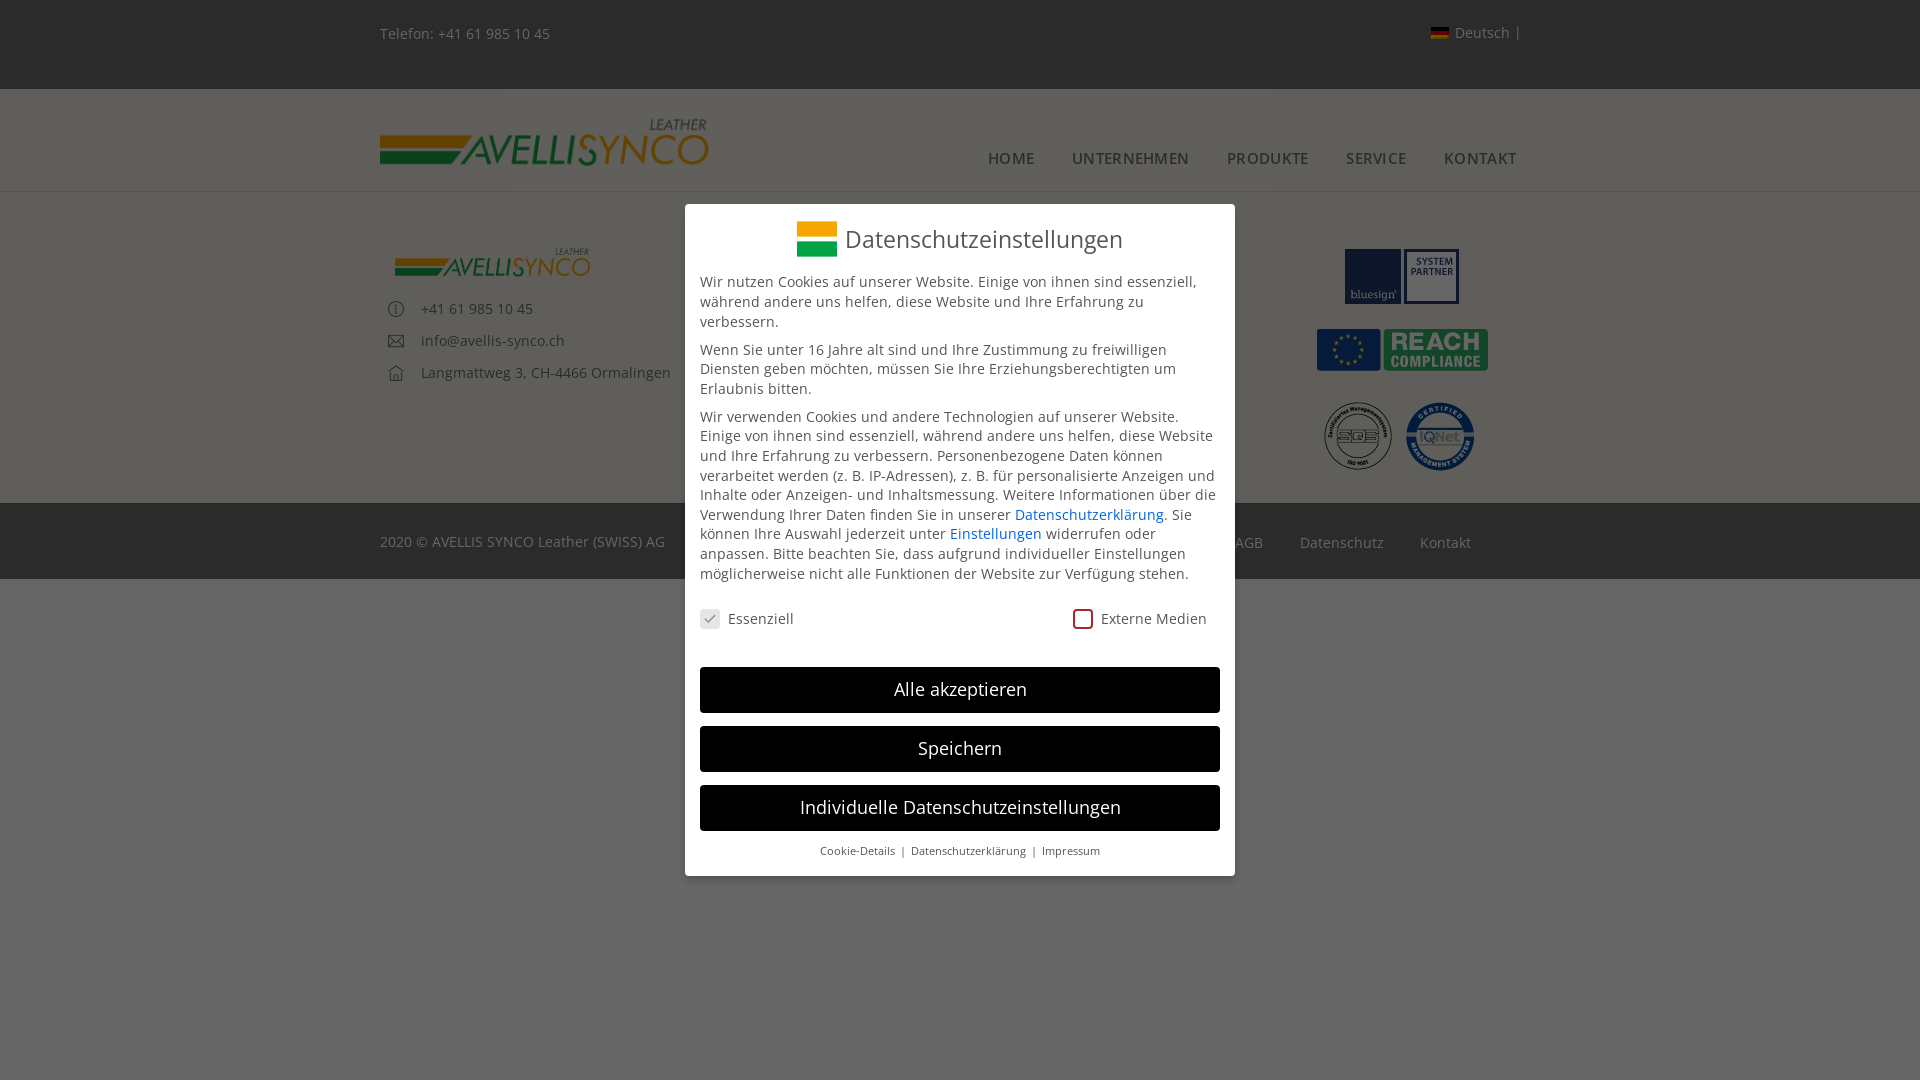 The width and height of the screenshot is (1920, 1080). I want to click on 'Avellis Synco Leather Swiss', so click(494, 261).